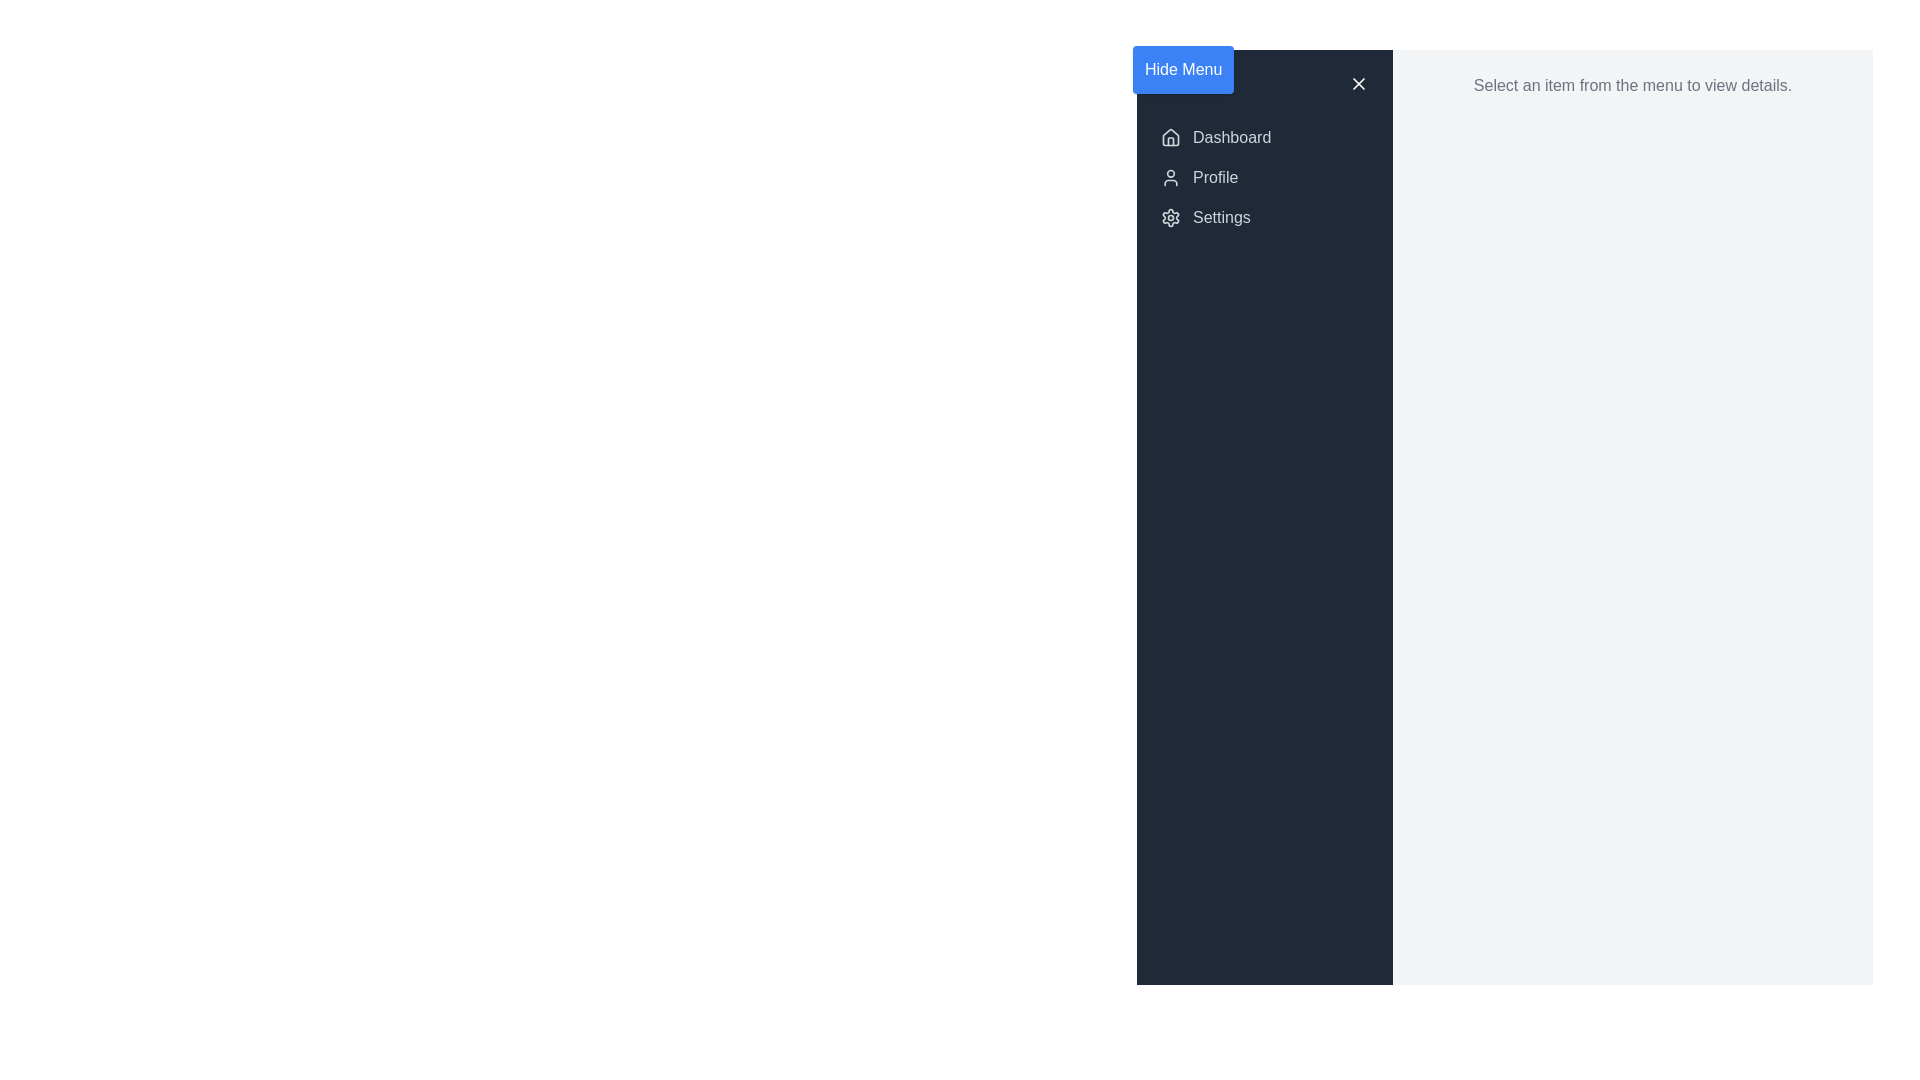 Image resolution: width=1920 pixels, height=1080 pixels. Describe the element at coordinates (1264, 218) in the screenshot. I see `the settings menu item` at that location.